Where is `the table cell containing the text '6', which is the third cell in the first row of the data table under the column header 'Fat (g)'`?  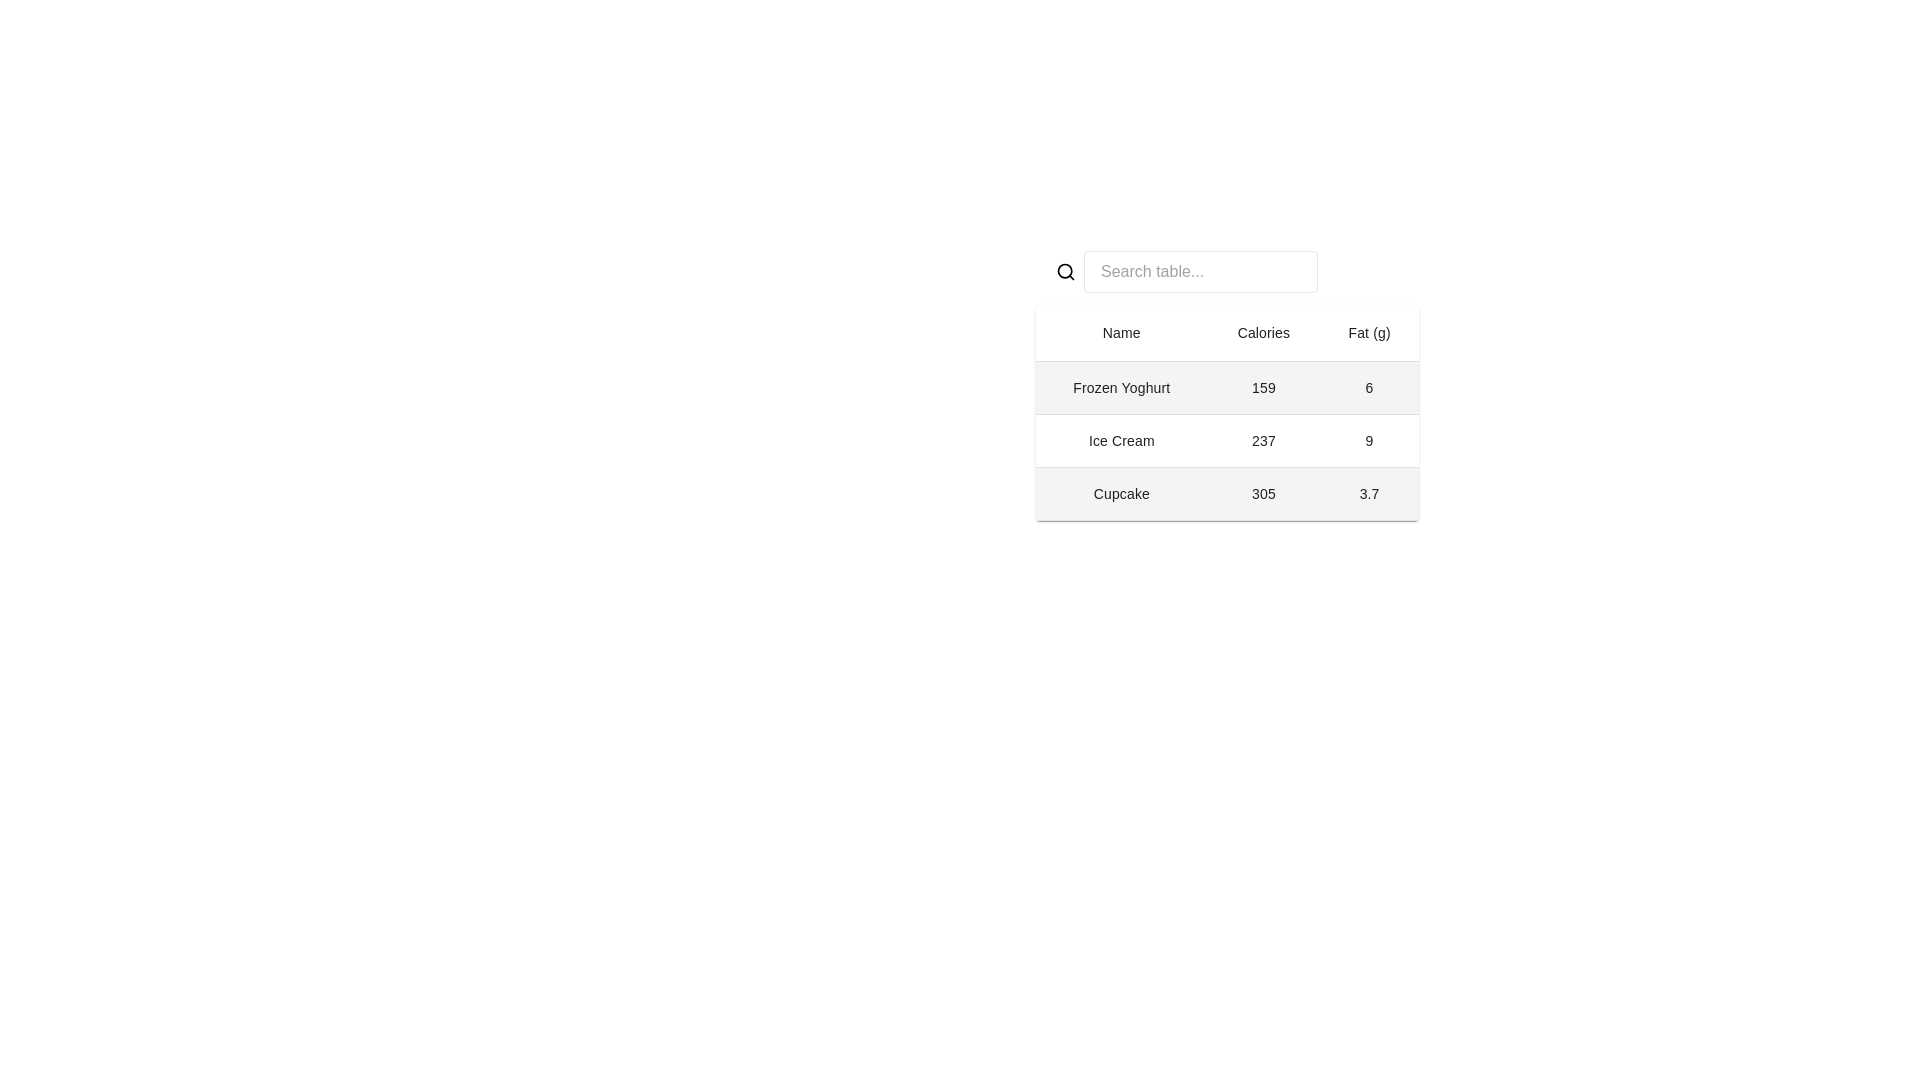 the table cell containing the text '6', which is the third cell in the first row of the data table under the column header 'Fat (g)' is located at coordinates (1368, 388).